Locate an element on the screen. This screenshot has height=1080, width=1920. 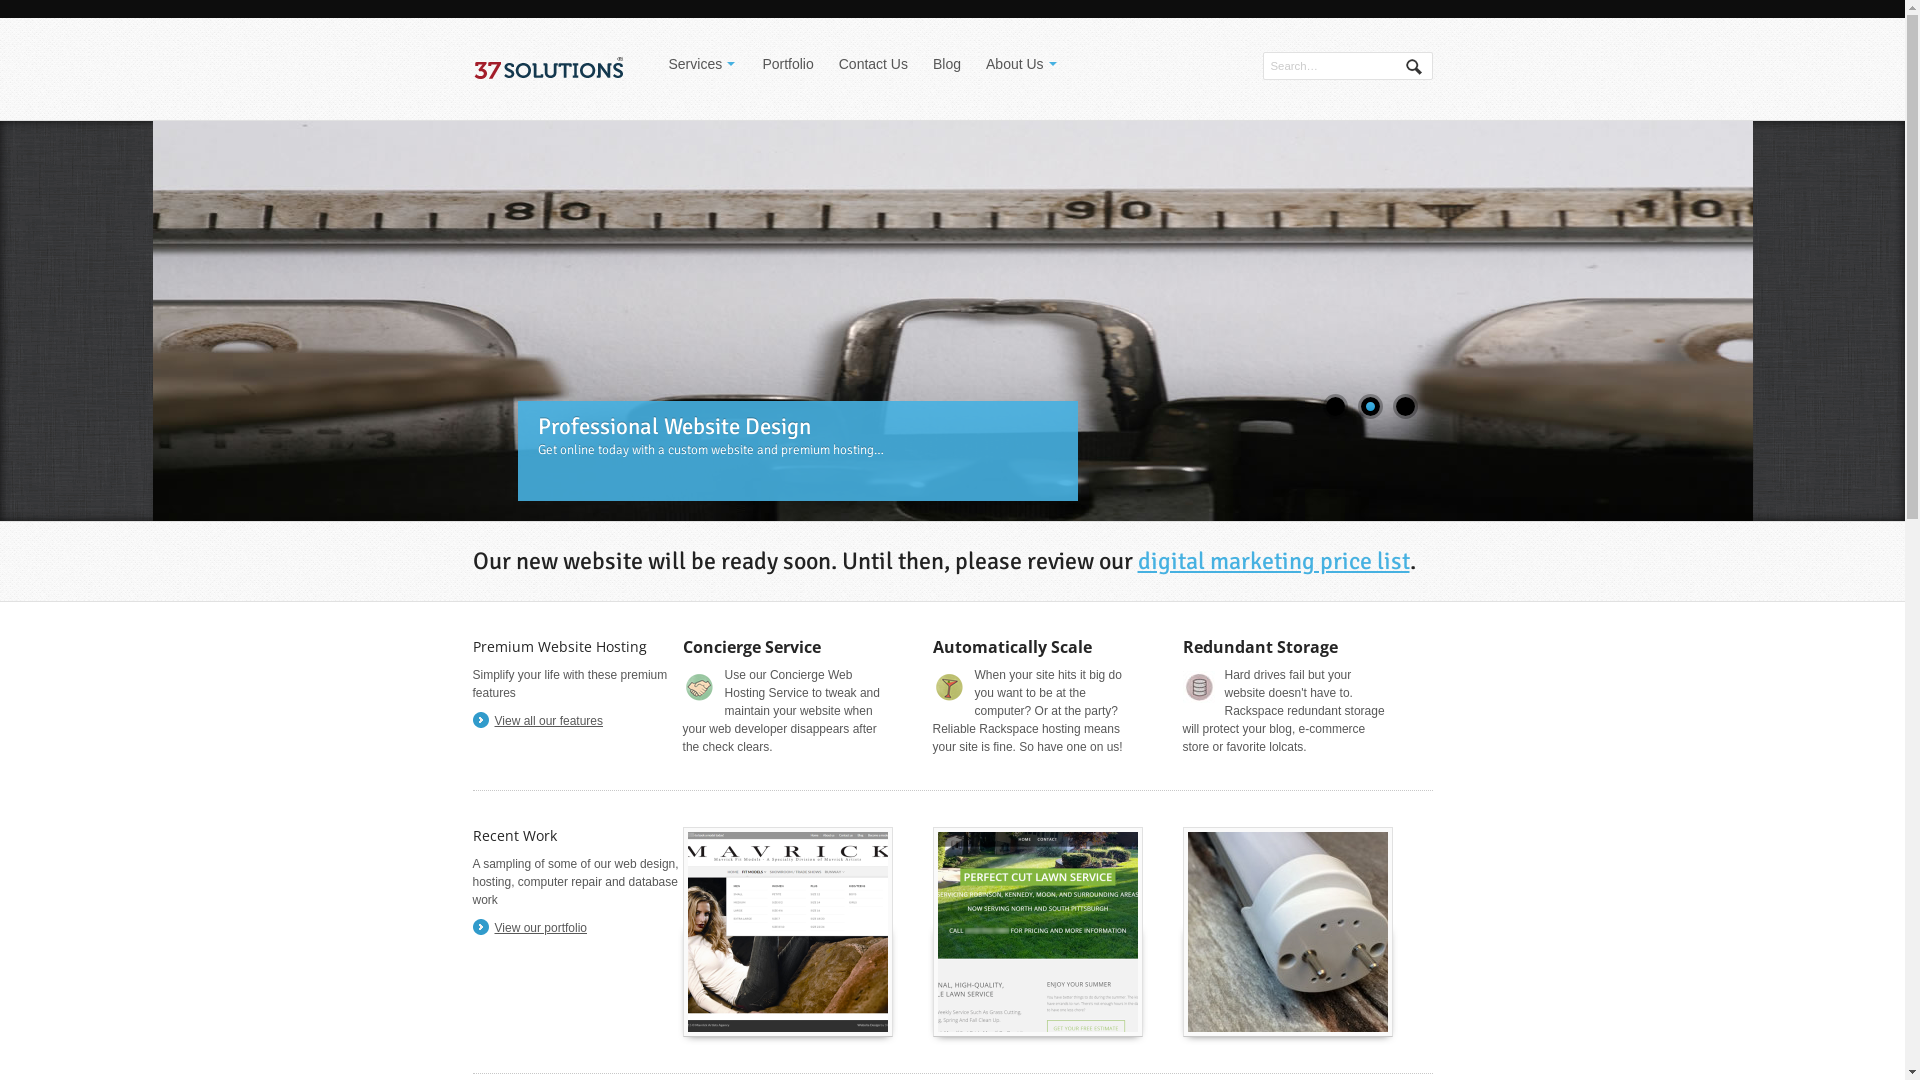
'Concierge Service' is located at coordinates (682, 647).